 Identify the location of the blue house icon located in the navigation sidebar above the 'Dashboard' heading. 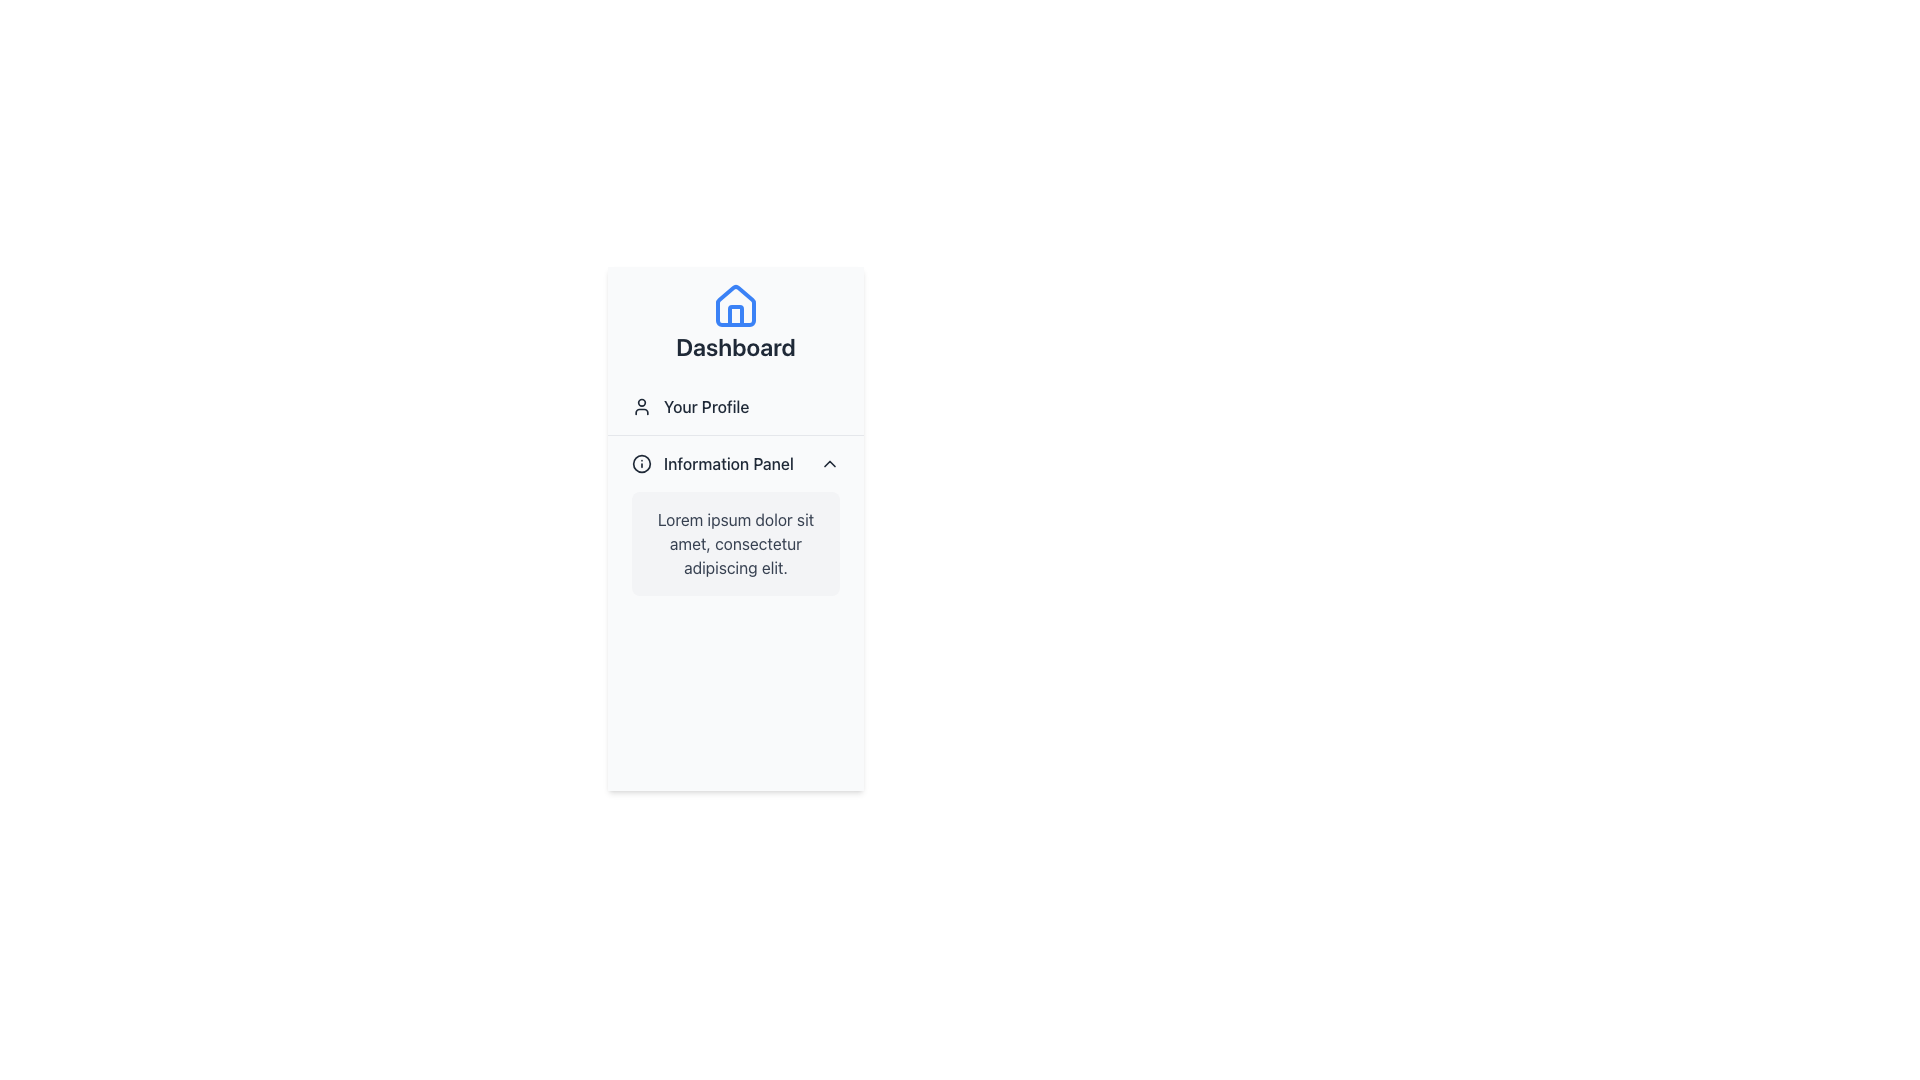
(734, 305).